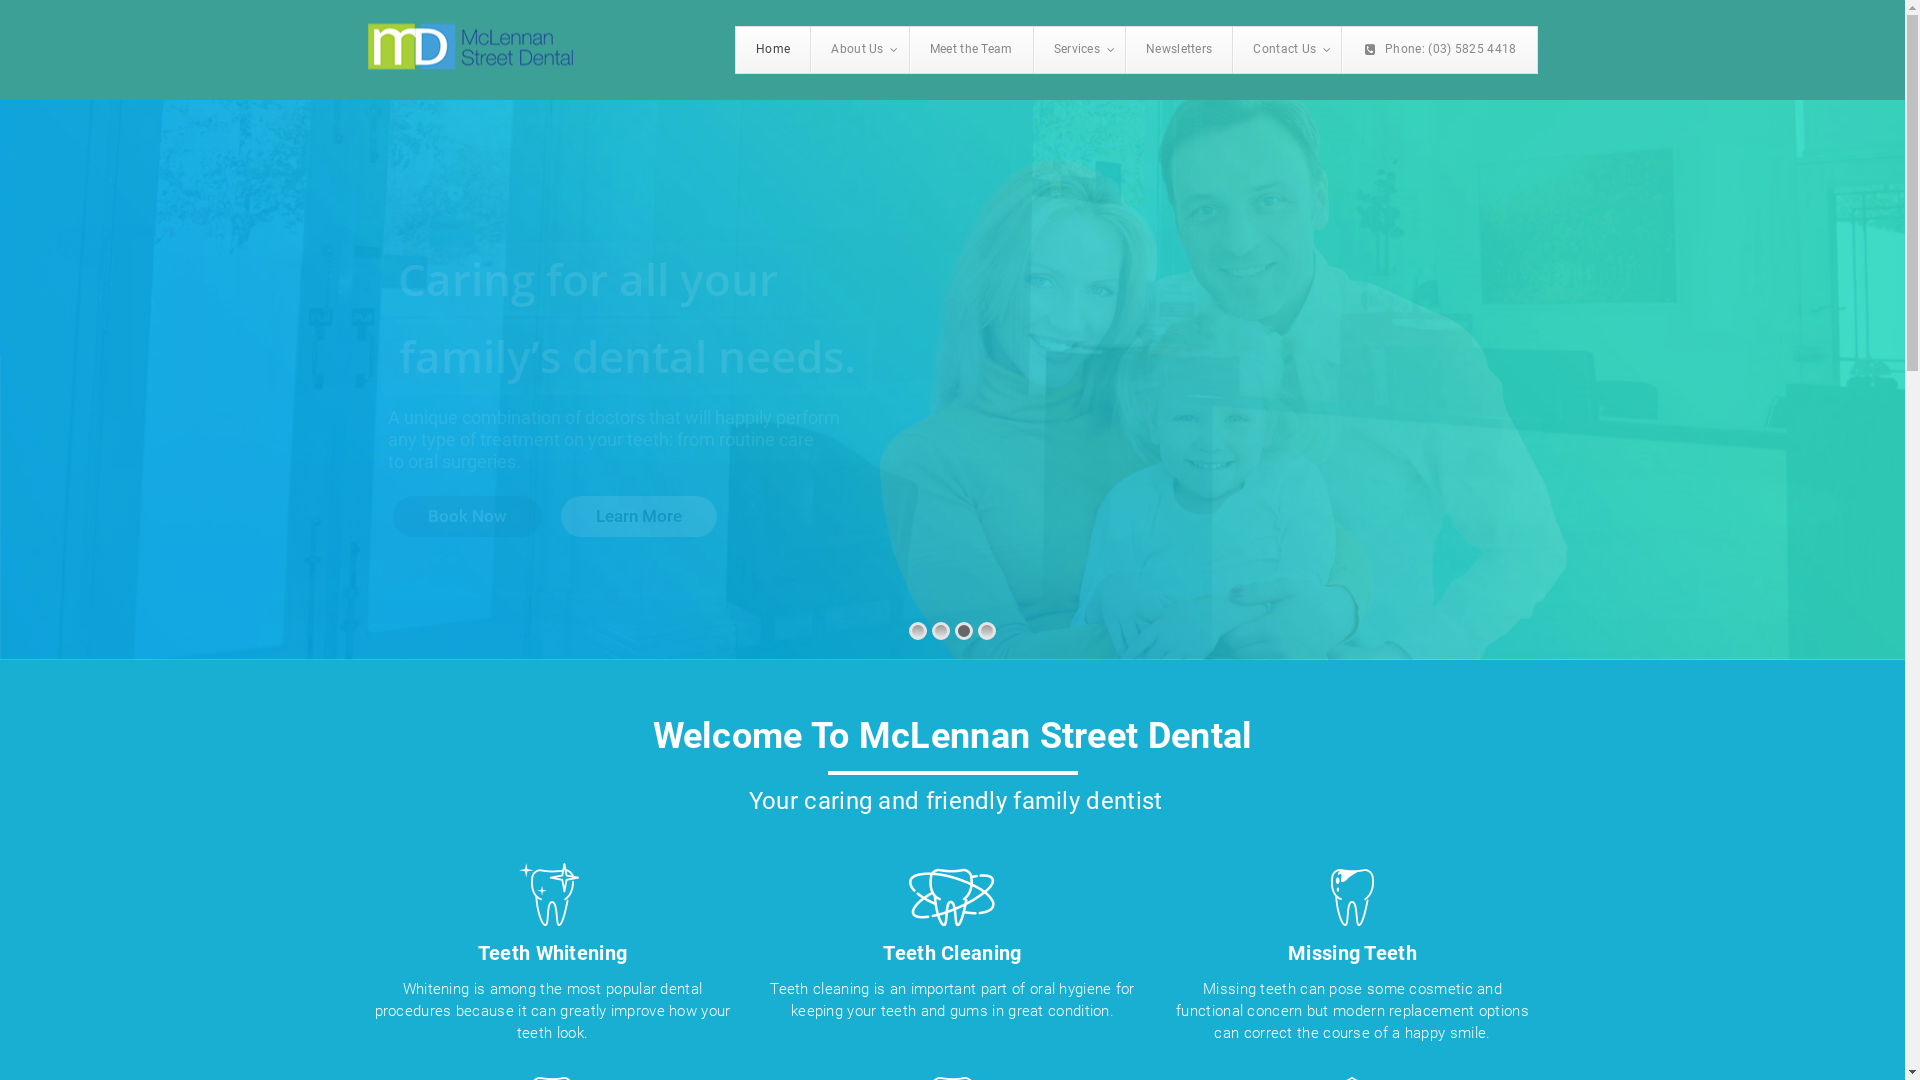 The width and height of the screenshot is (1920, 1080). Describe the element at coordinates (1178, 49) in the screenshot. I see `'Newsletters'` at that location.